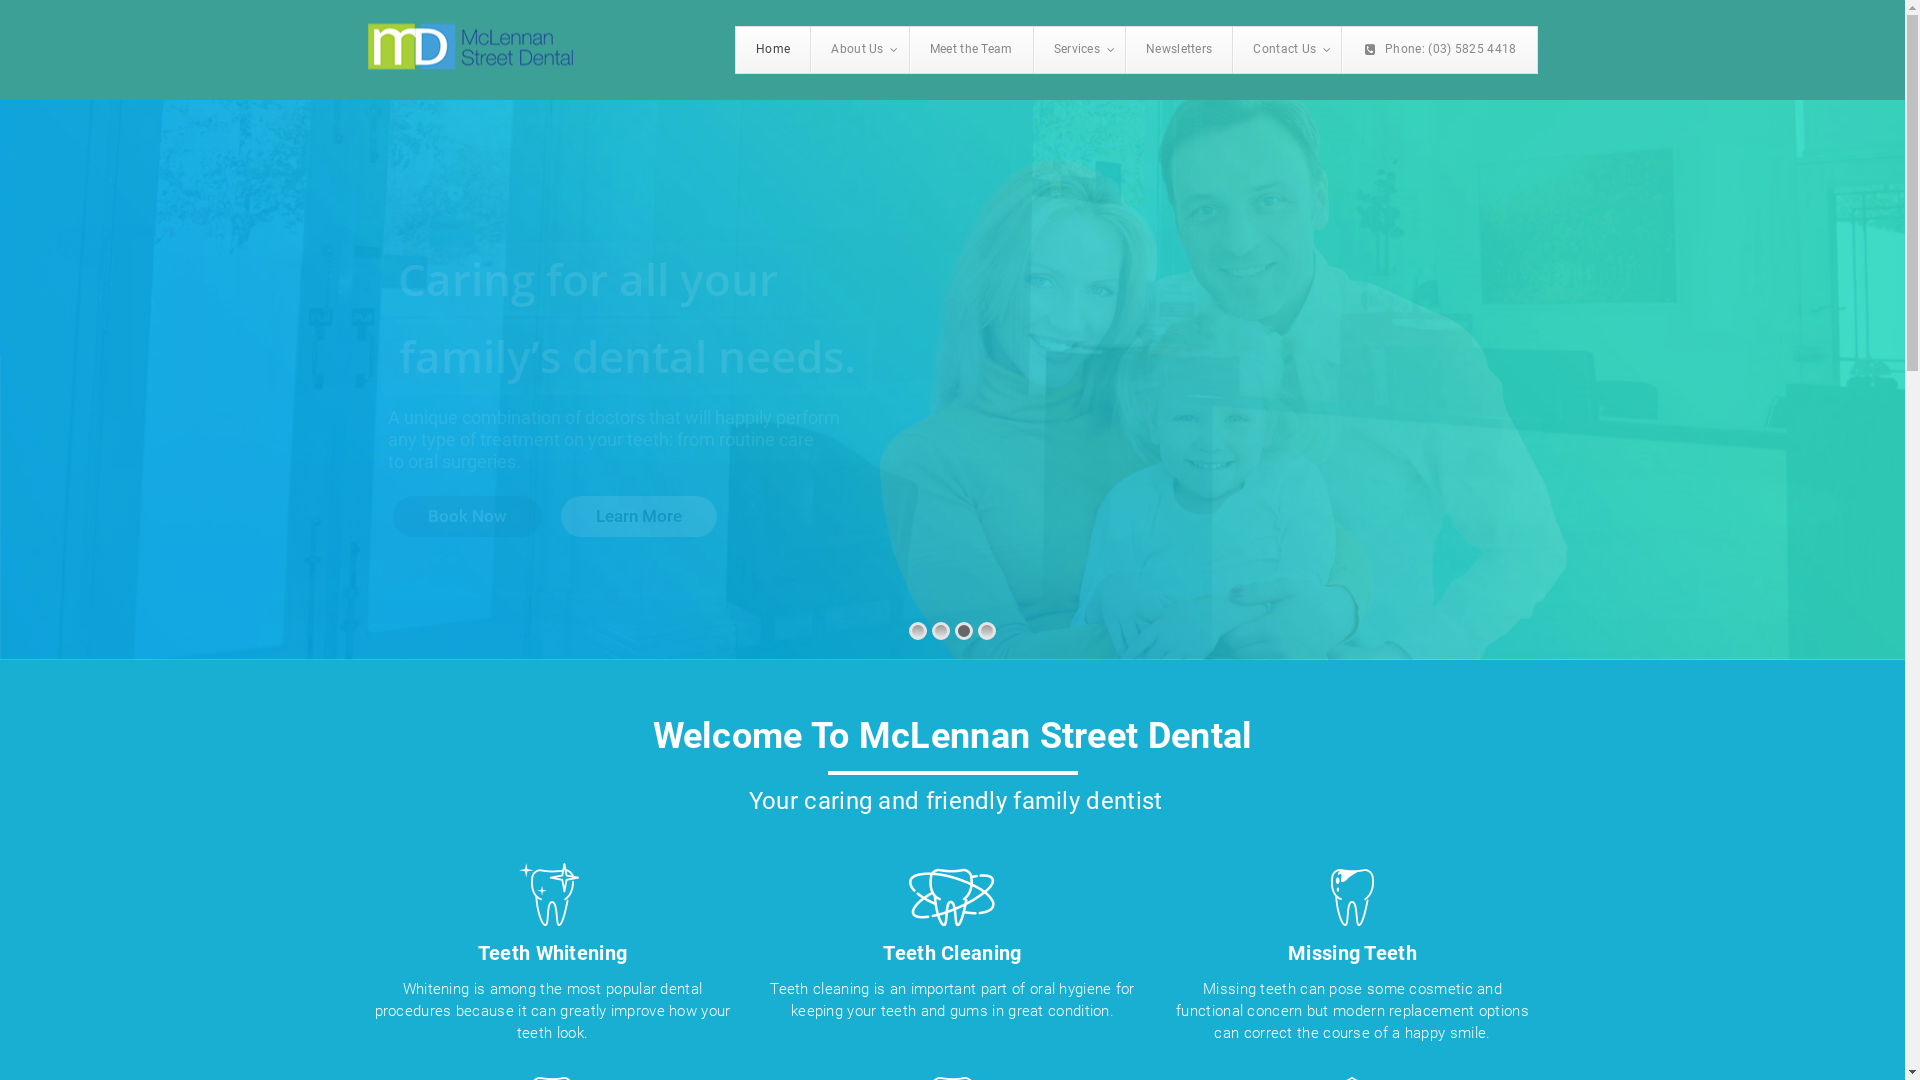 The width and height of the screenshot is (1920, 1080). Describe the element at coordinates (1178, 49) in the screenshot. I see `'Newsletters'` at that location.